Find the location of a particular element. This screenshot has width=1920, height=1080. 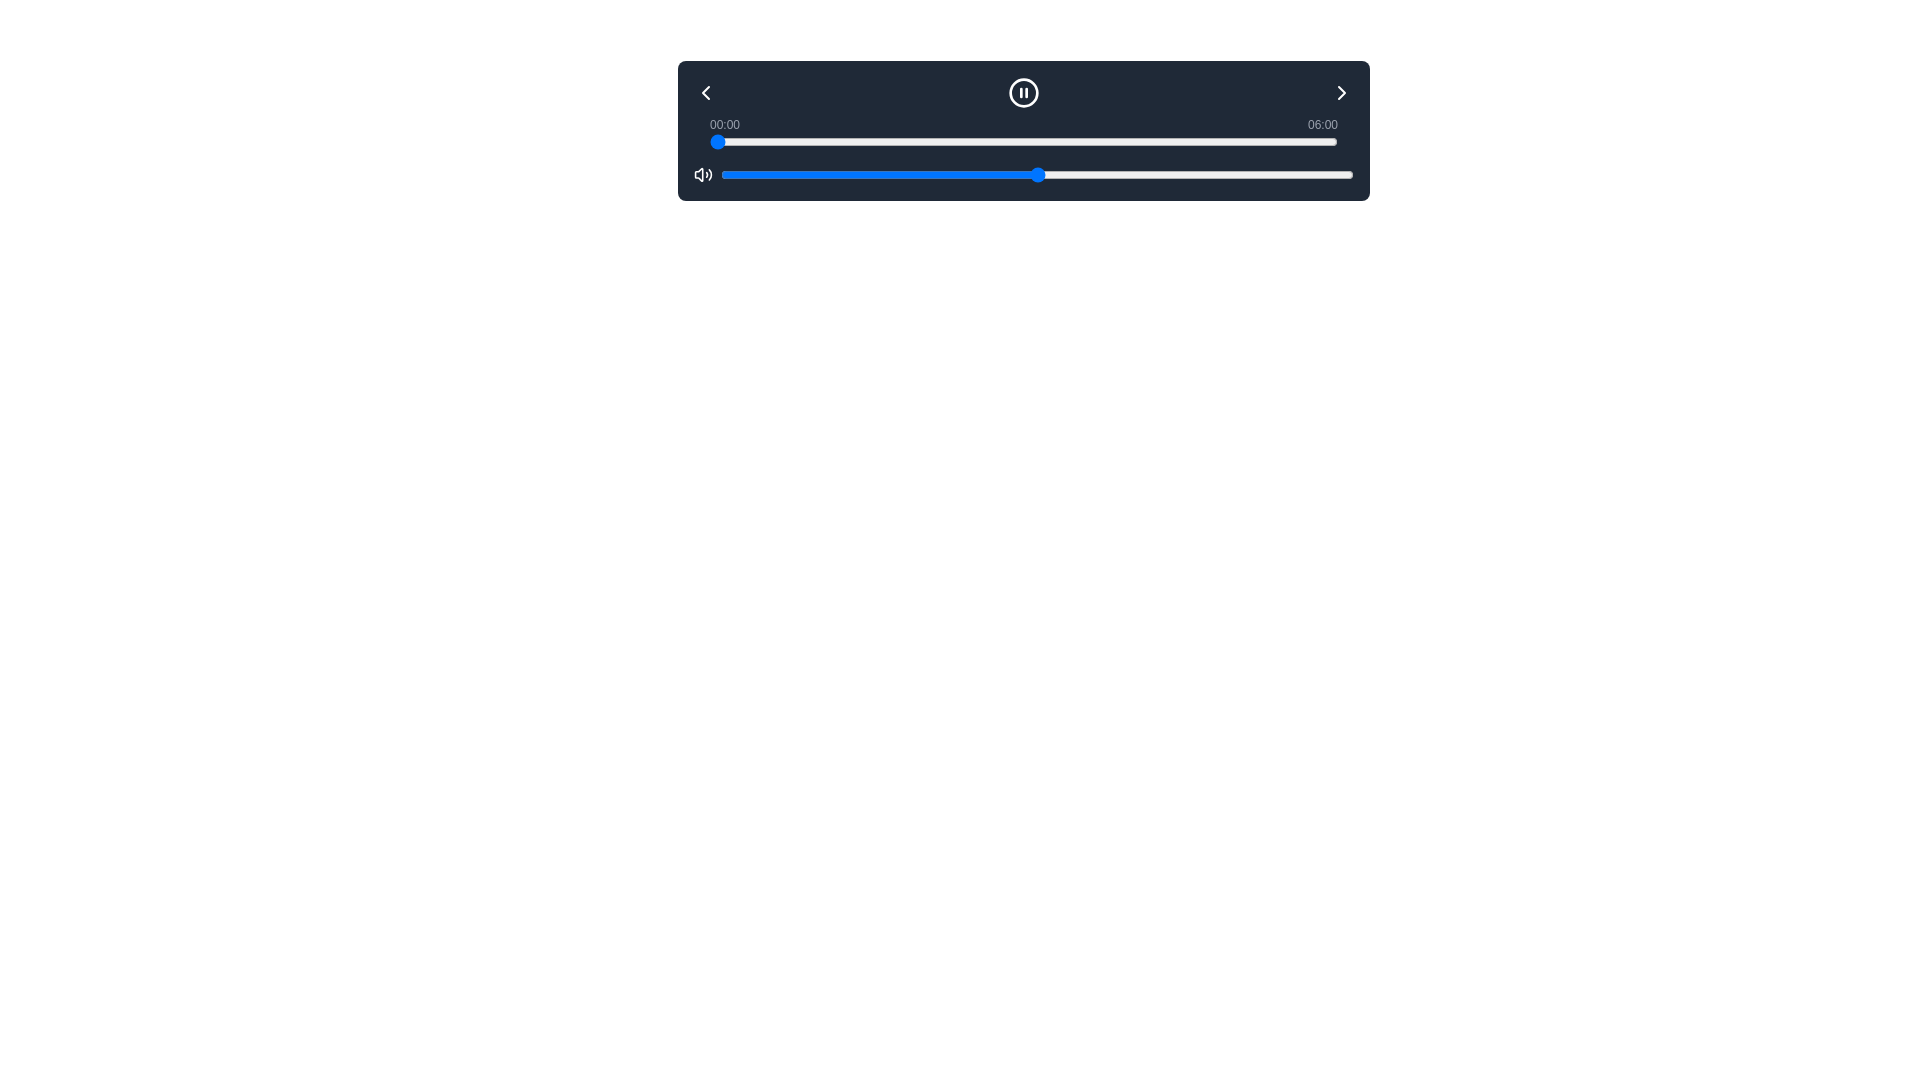

the playback time is located at coordinates (1137, 141).